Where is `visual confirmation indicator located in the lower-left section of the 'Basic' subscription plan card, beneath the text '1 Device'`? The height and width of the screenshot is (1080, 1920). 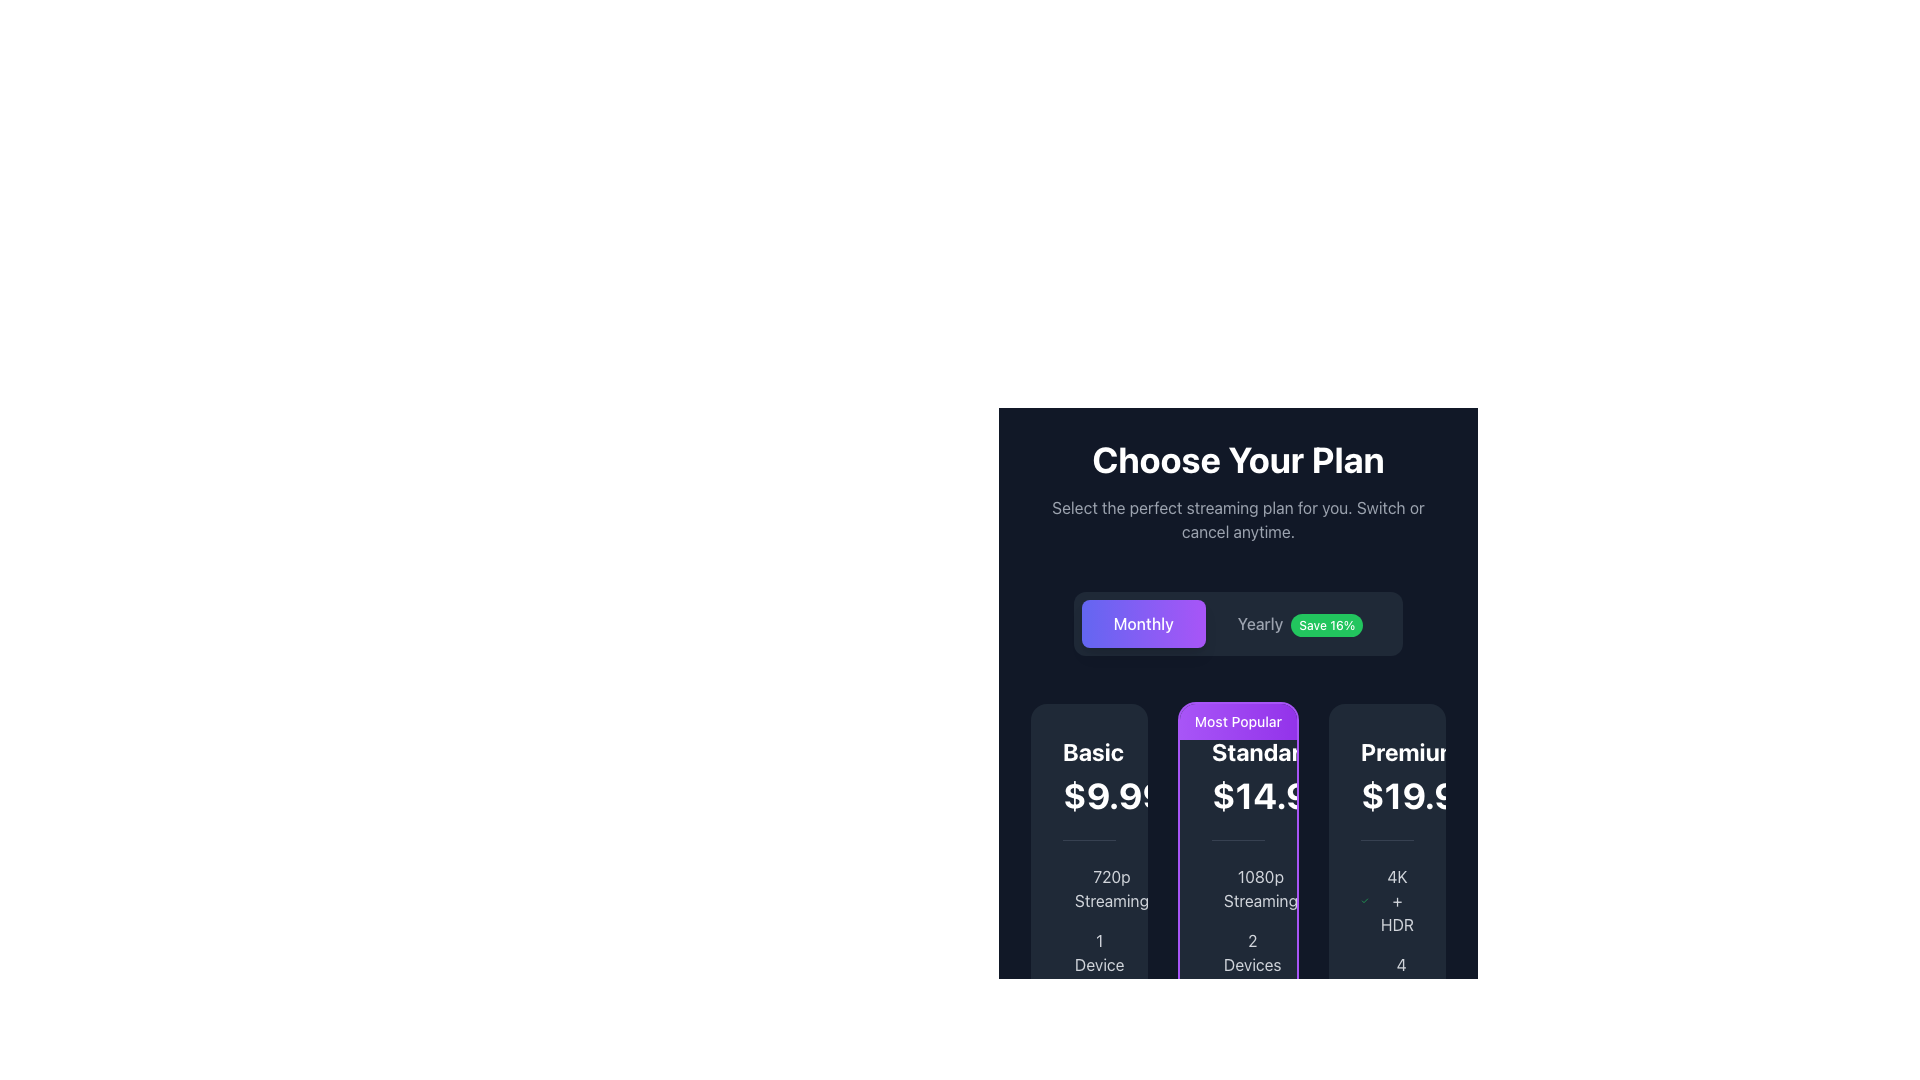 visual confirmation indicator located in the lower-left section of the 'Basic' subscription plan card, beneath the text '1 Device' is located at coordinates (1074, 953).